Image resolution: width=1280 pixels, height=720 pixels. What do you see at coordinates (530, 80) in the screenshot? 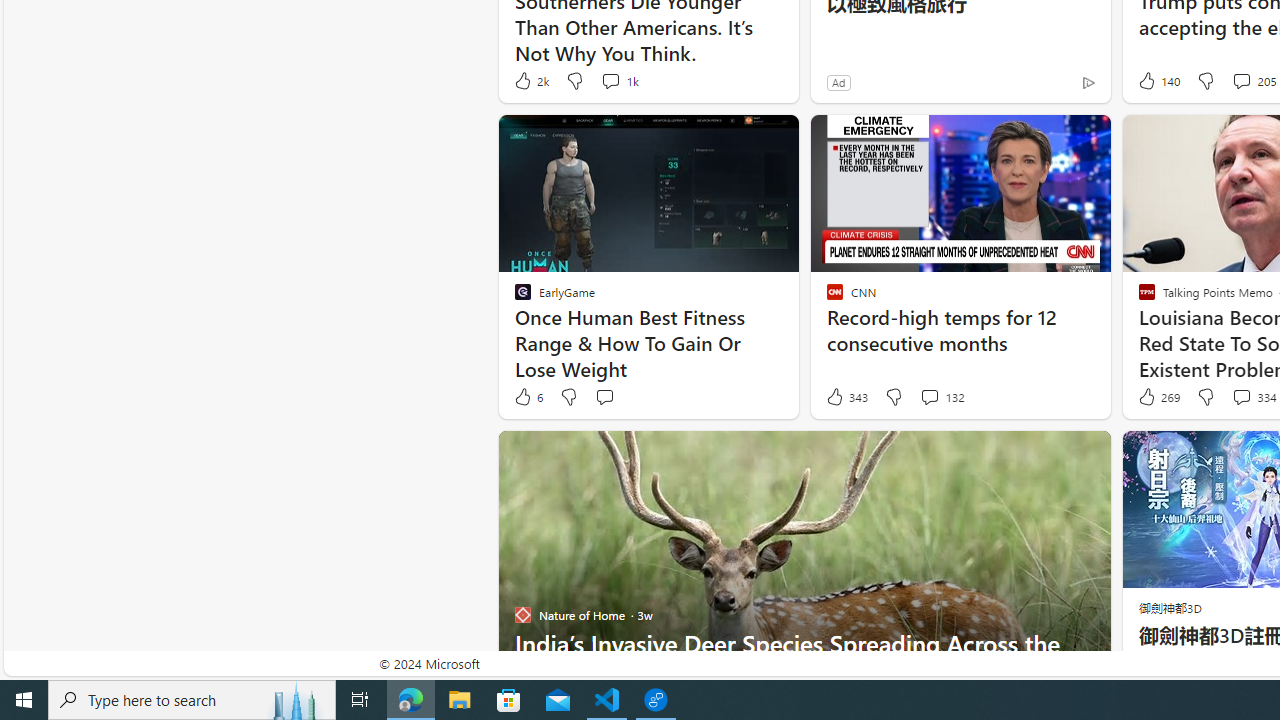
I see `'2k Like'` at bounding box center [530, 80].